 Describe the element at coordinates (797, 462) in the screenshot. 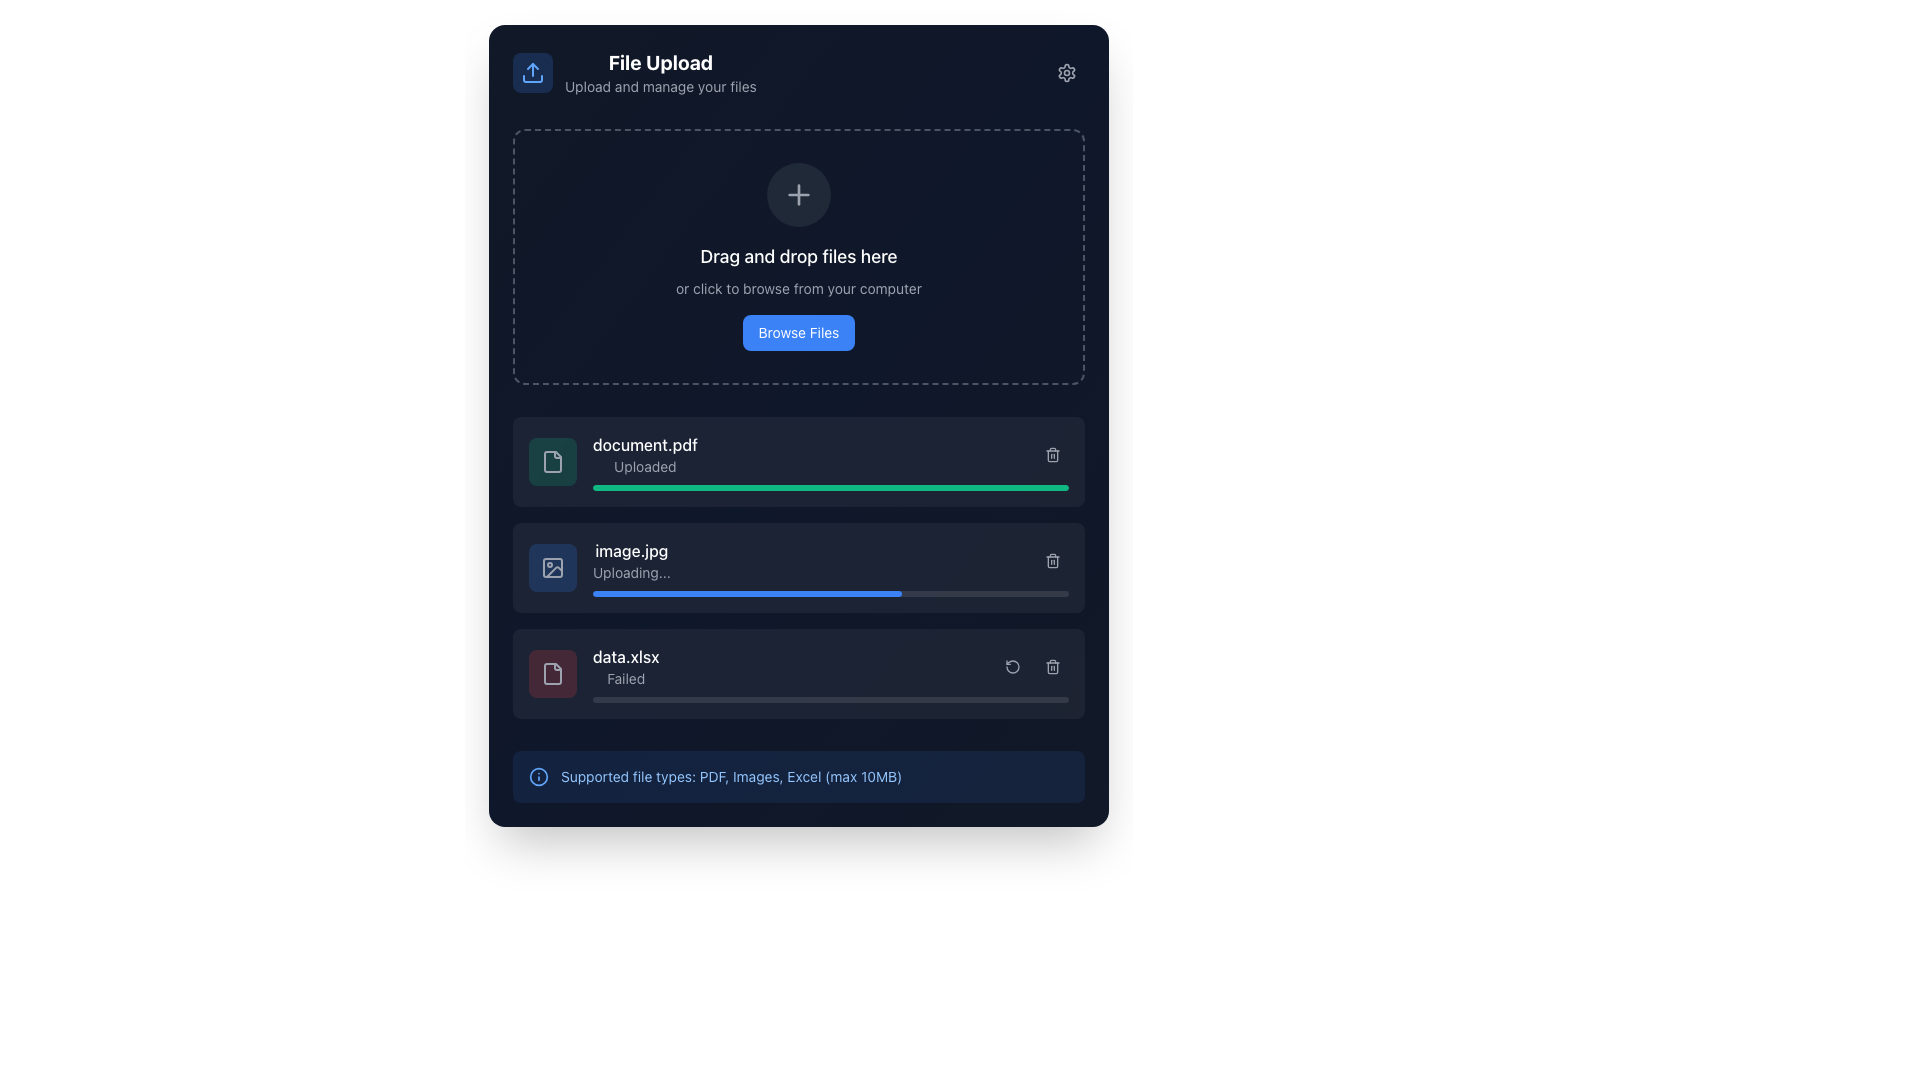

I see `the file upload item labeled 'document.pdf'` at that location.